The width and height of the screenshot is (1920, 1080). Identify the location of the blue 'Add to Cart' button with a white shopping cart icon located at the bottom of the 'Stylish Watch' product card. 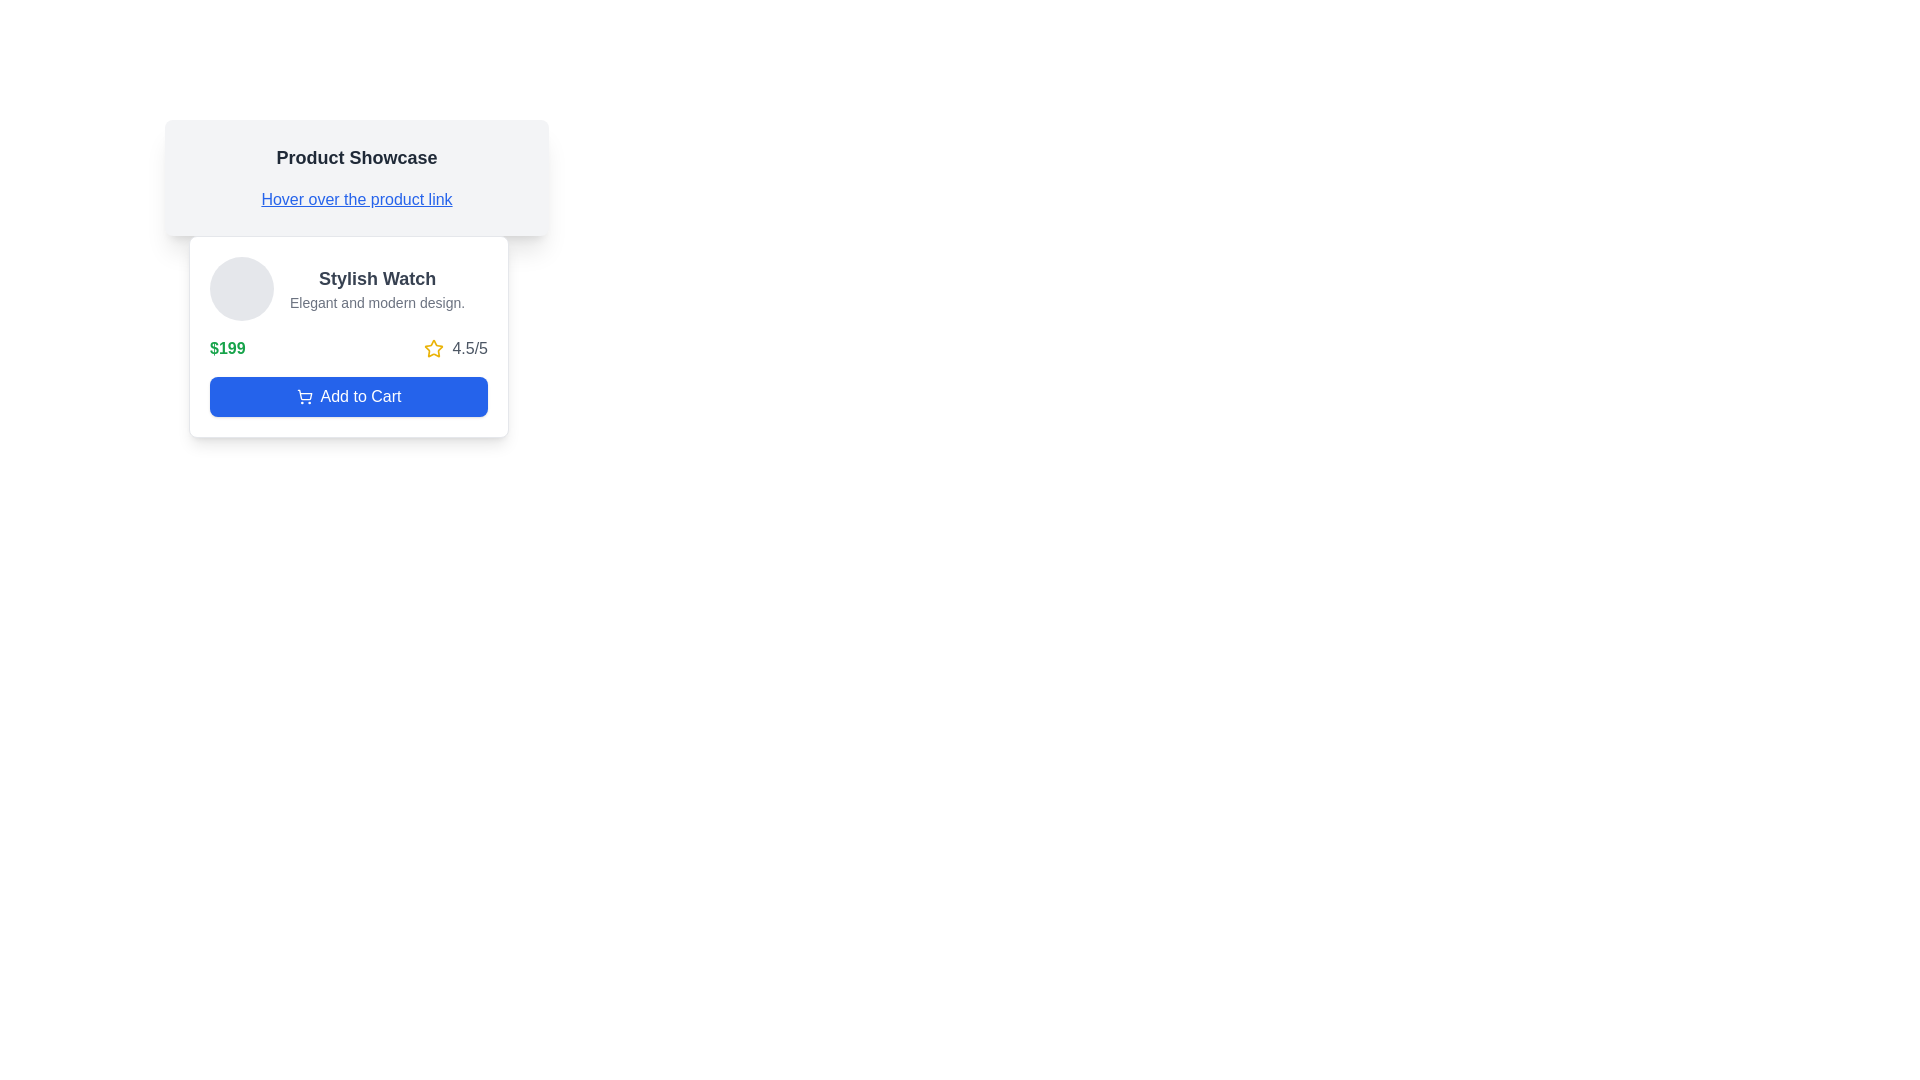
(349, 397).